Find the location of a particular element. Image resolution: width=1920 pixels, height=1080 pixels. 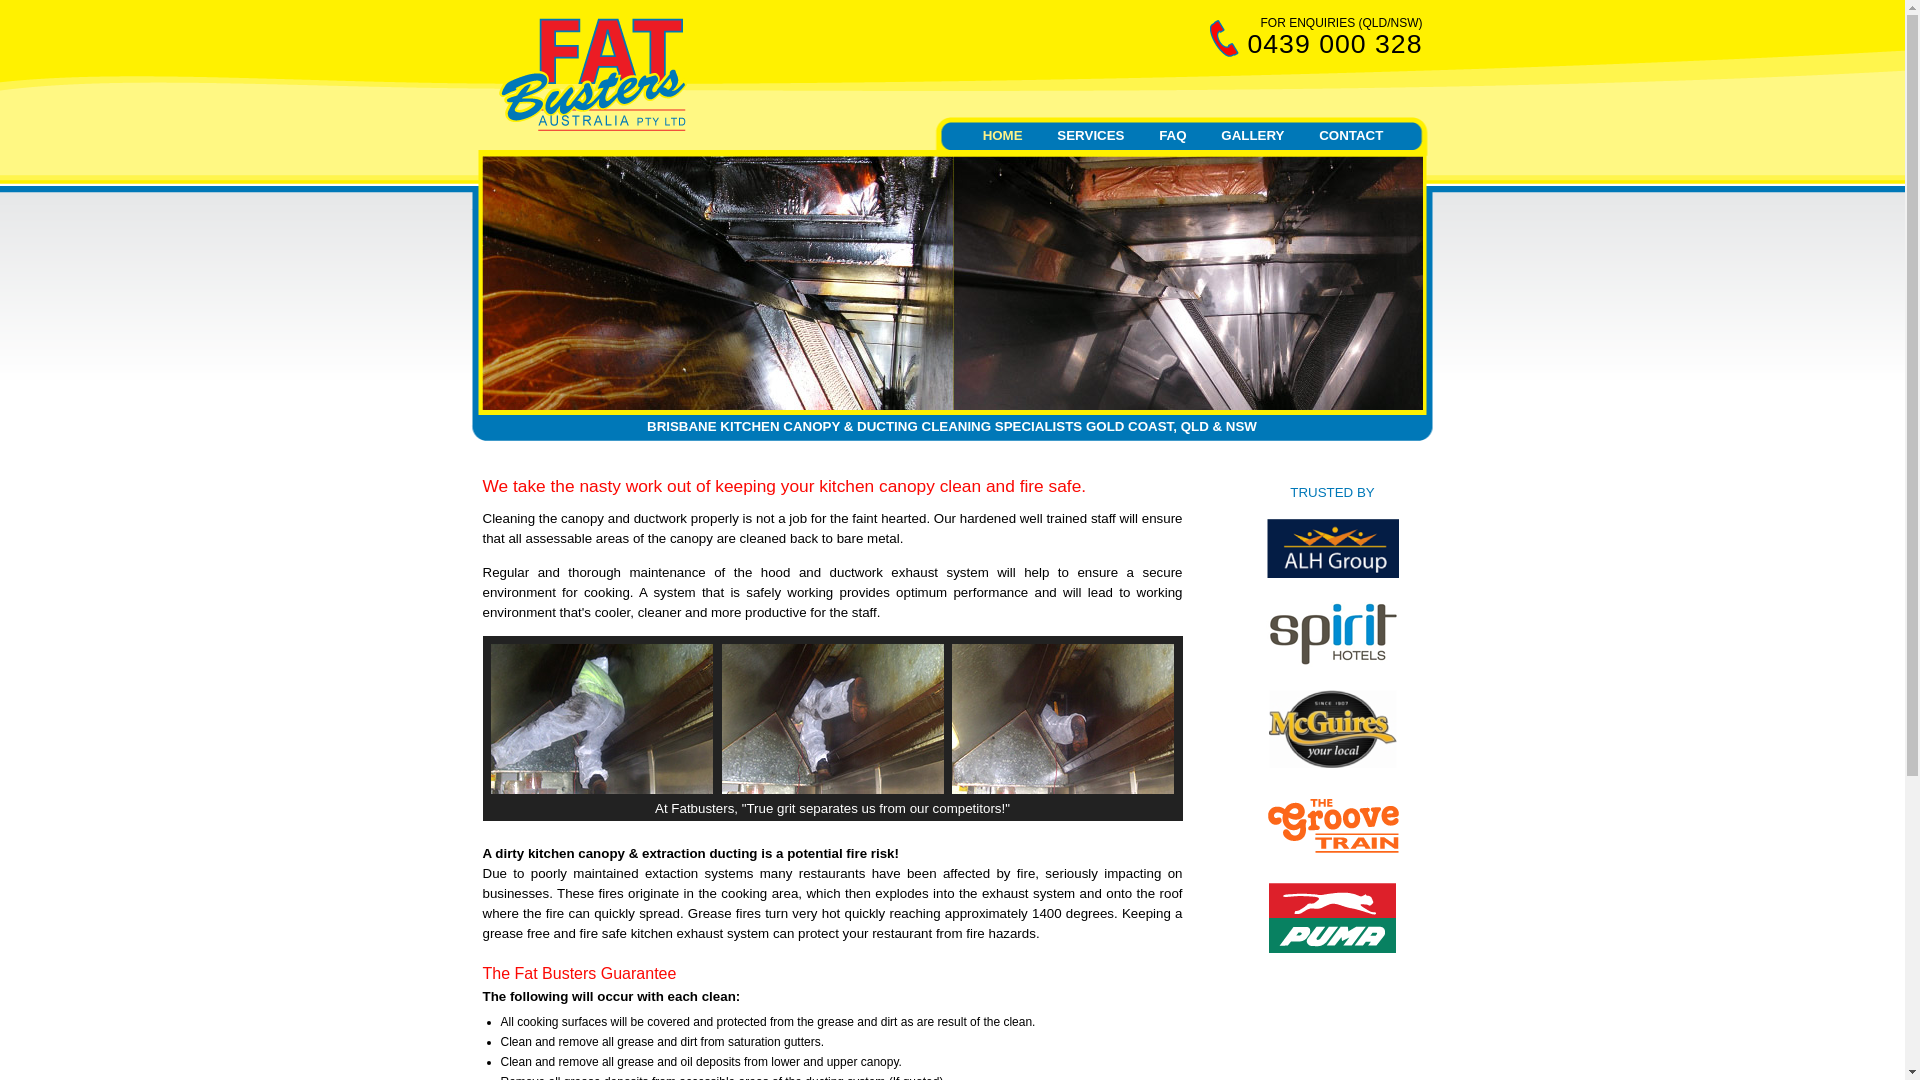

'GALLERY' is located at coordinates (1251, 135).